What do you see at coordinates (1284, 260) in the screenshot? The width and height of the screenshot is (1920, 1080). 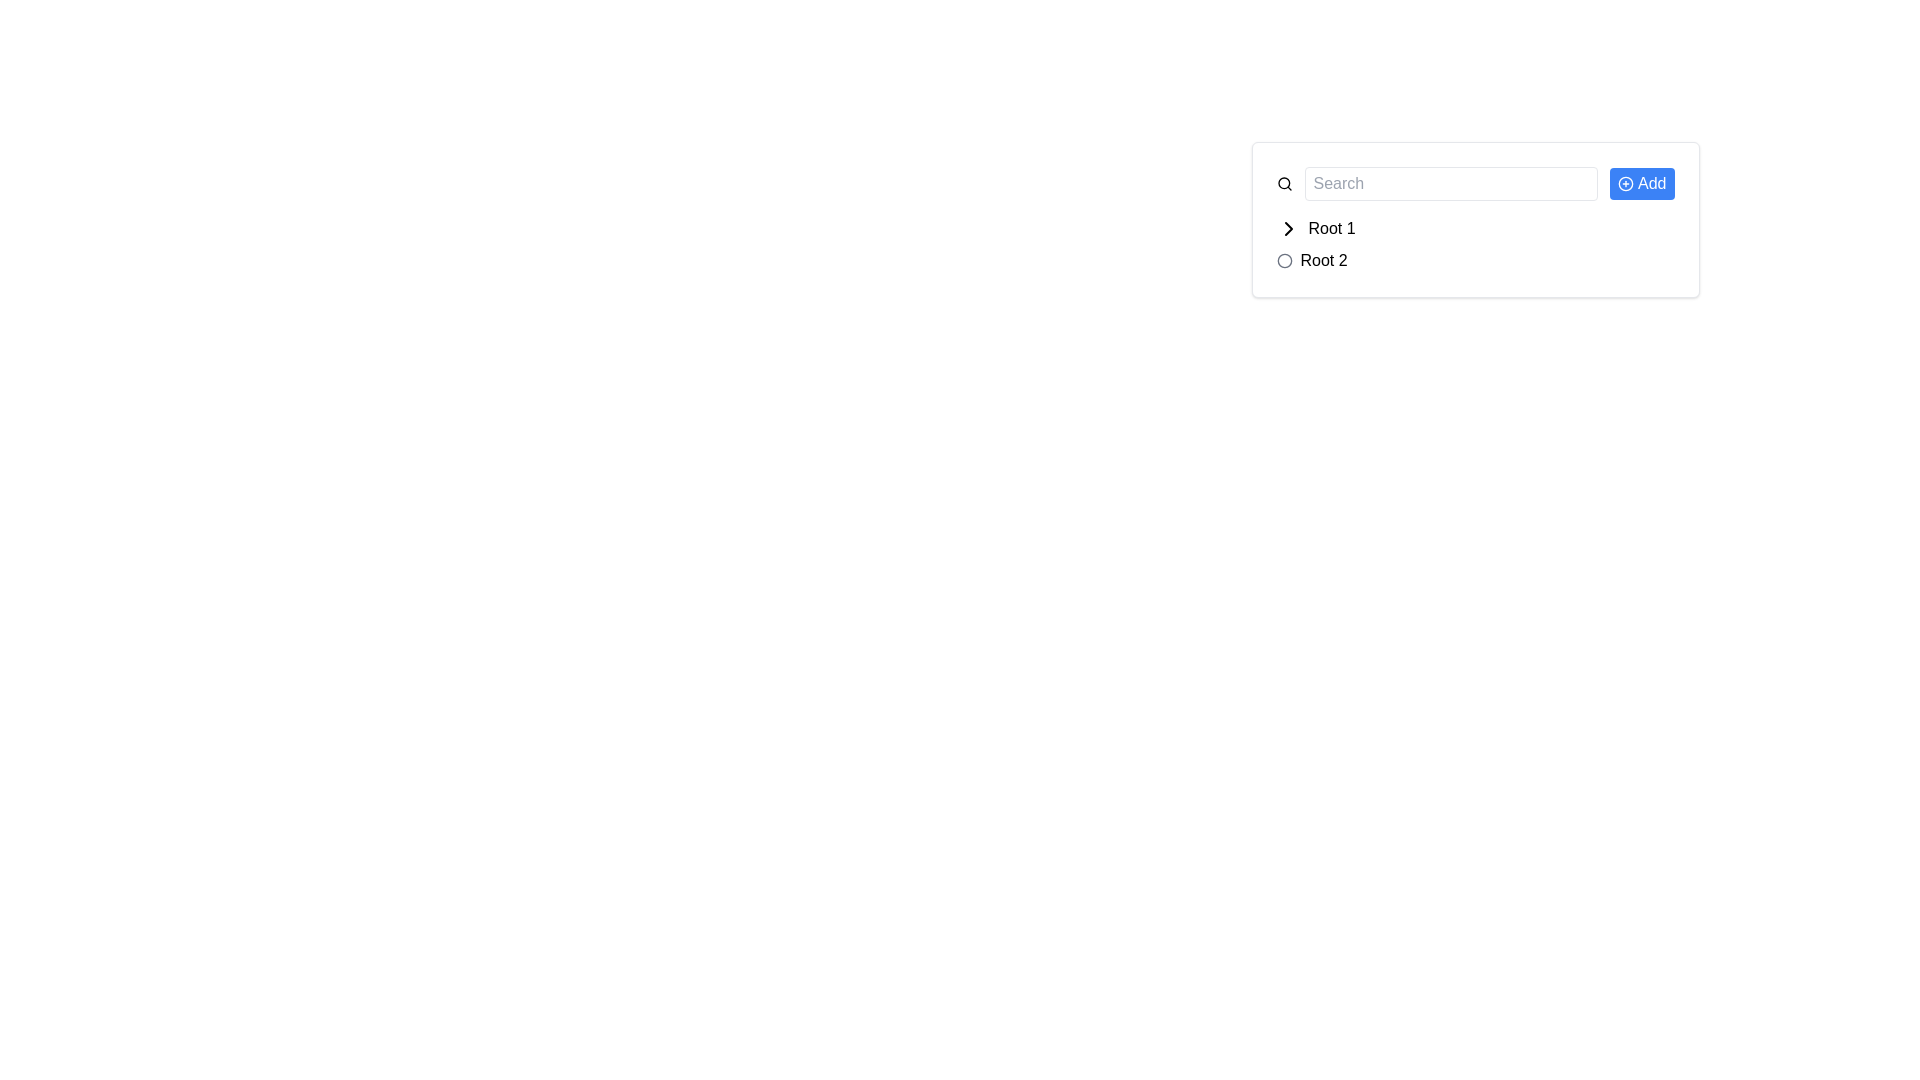 I see `SVG circle element that serves as a graphical accent next to the text 'Root 2' for additional details` at bounding box center [1284, 260].